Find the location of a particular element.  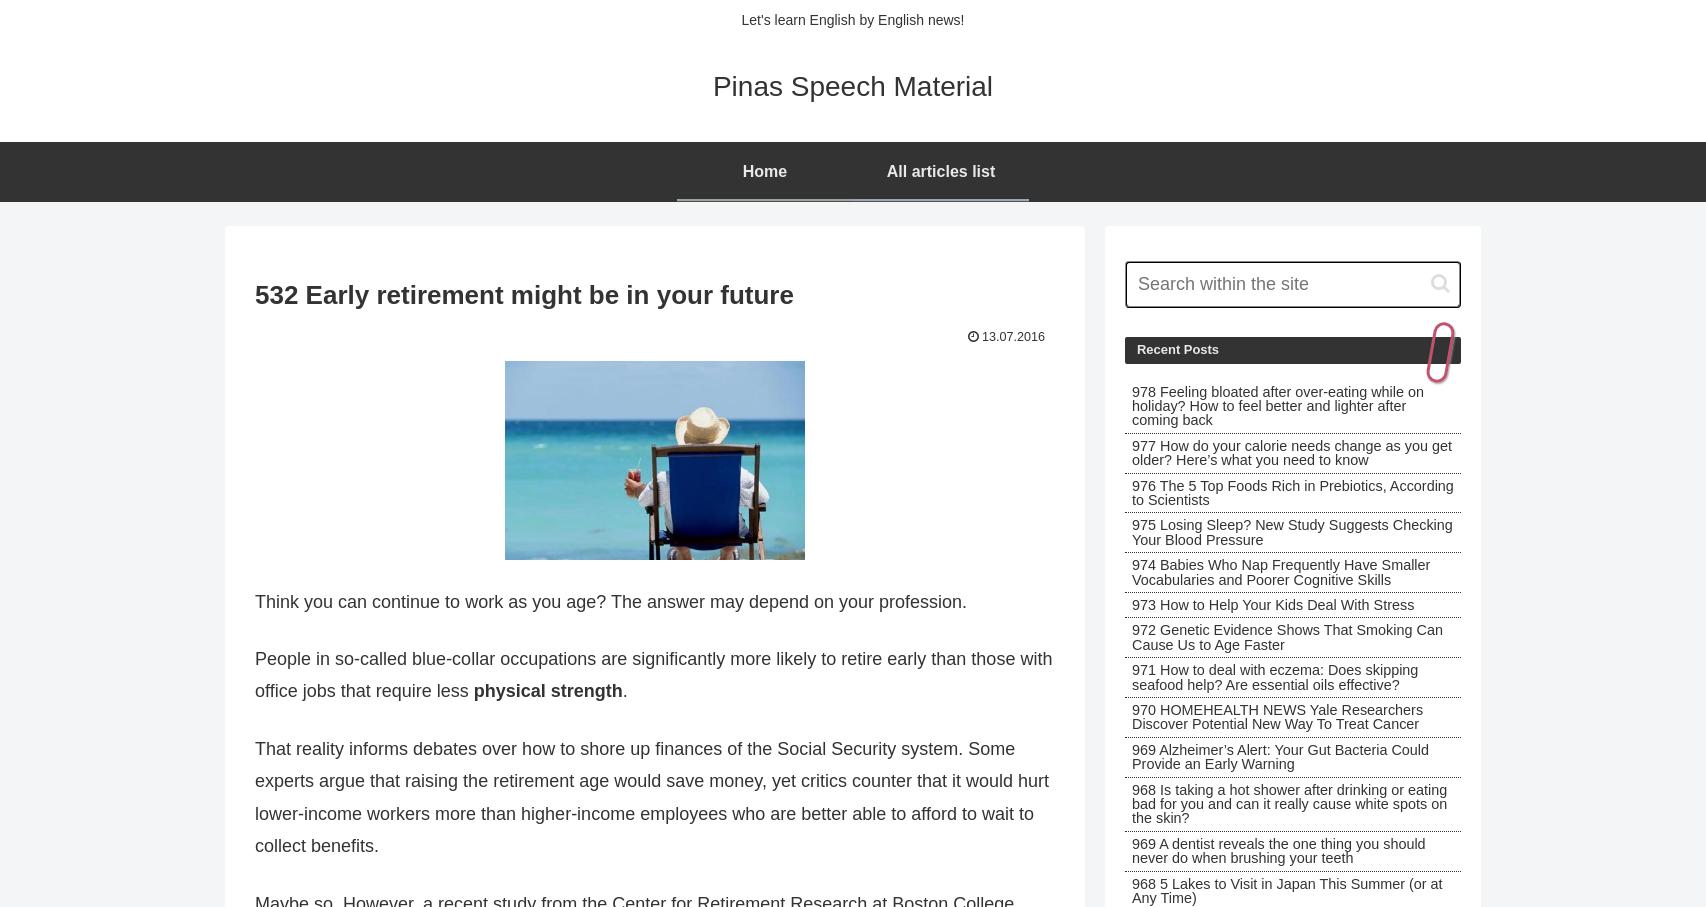

'That reality informs debates over how to shore up finances of the Social Security system. Some experts argue that raising the retirement age would save money, yet critics counter that it would hurt lower-income workers more than higher-income employees who are better able to afford to wait to collect benefits.' is located at coordinates (651, 797).